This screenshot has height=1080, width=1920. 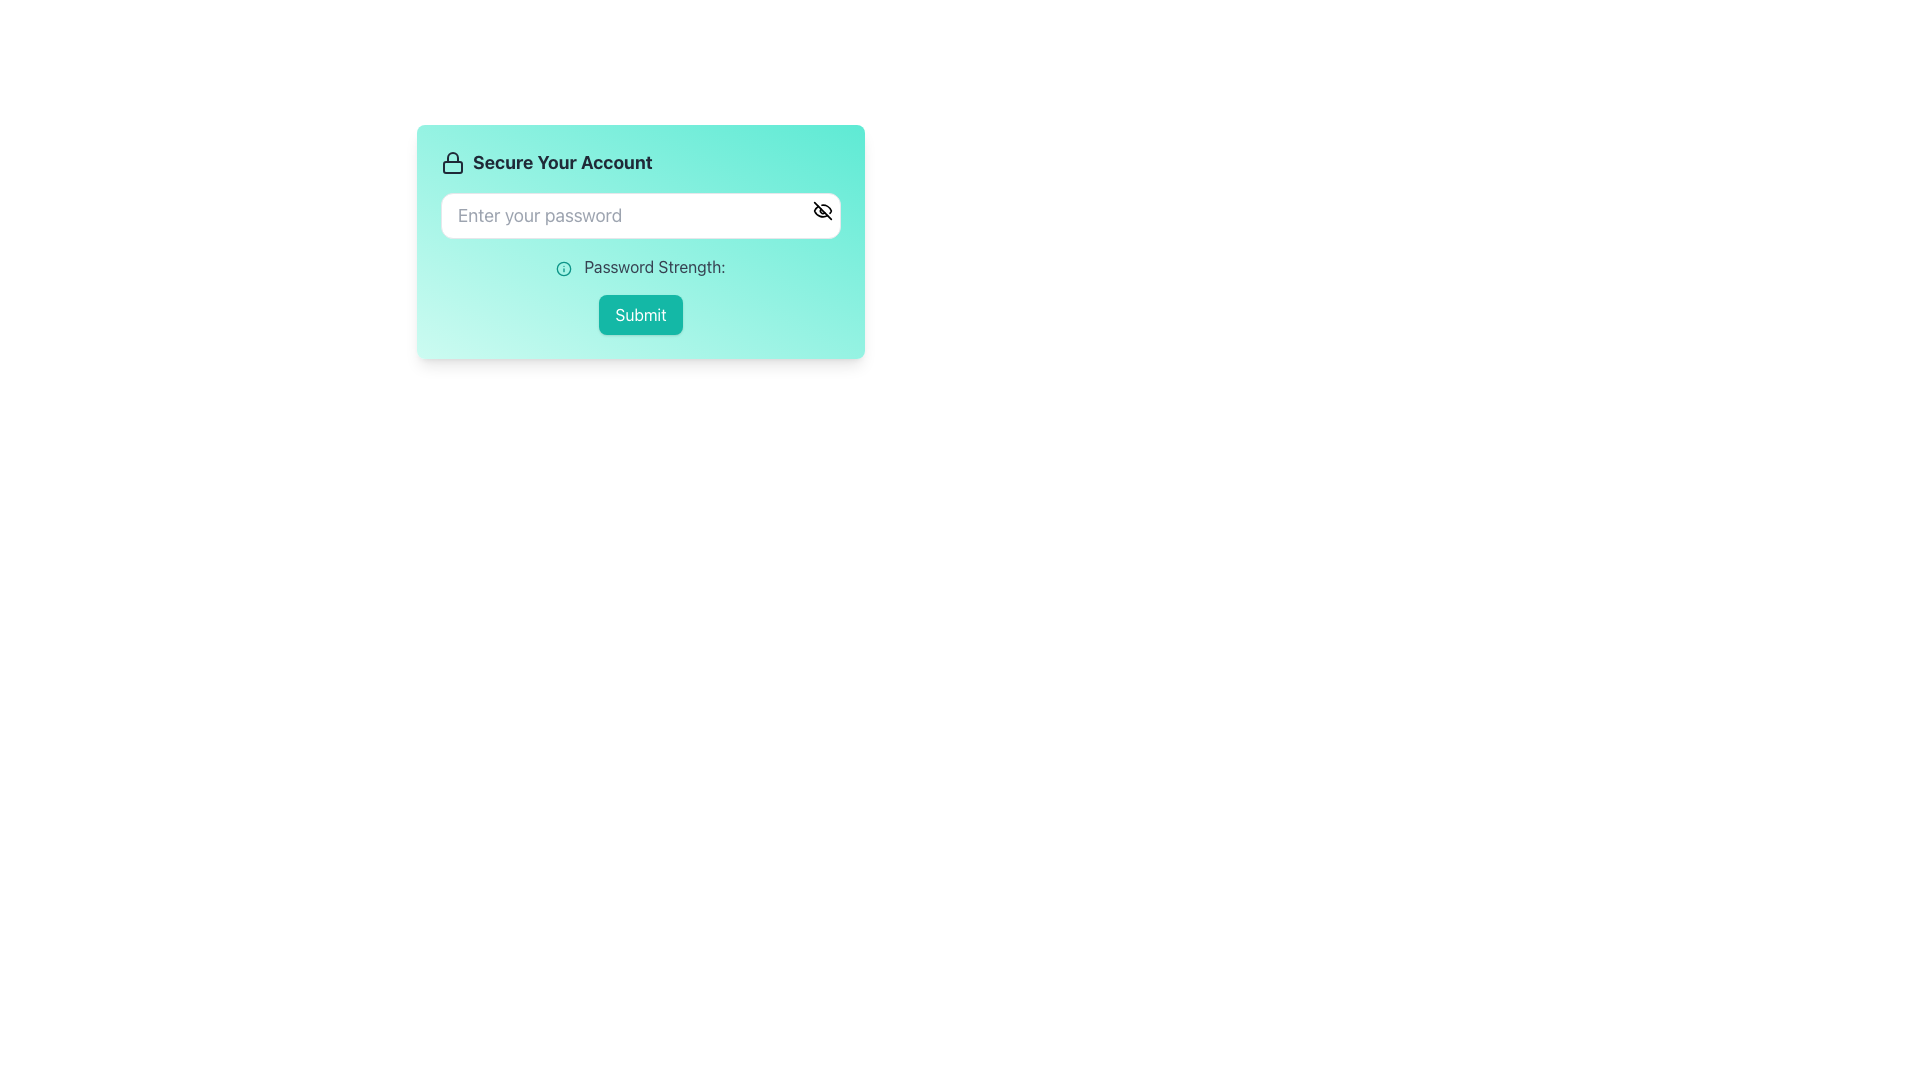 What do you see at coordinates (641, 265) in the screenshot?
I see `text 'Password Strength:' from the label with an accompanying icon, which is styled in gray and located below the password input field on a light teal background` at bounding box center [641, 265].